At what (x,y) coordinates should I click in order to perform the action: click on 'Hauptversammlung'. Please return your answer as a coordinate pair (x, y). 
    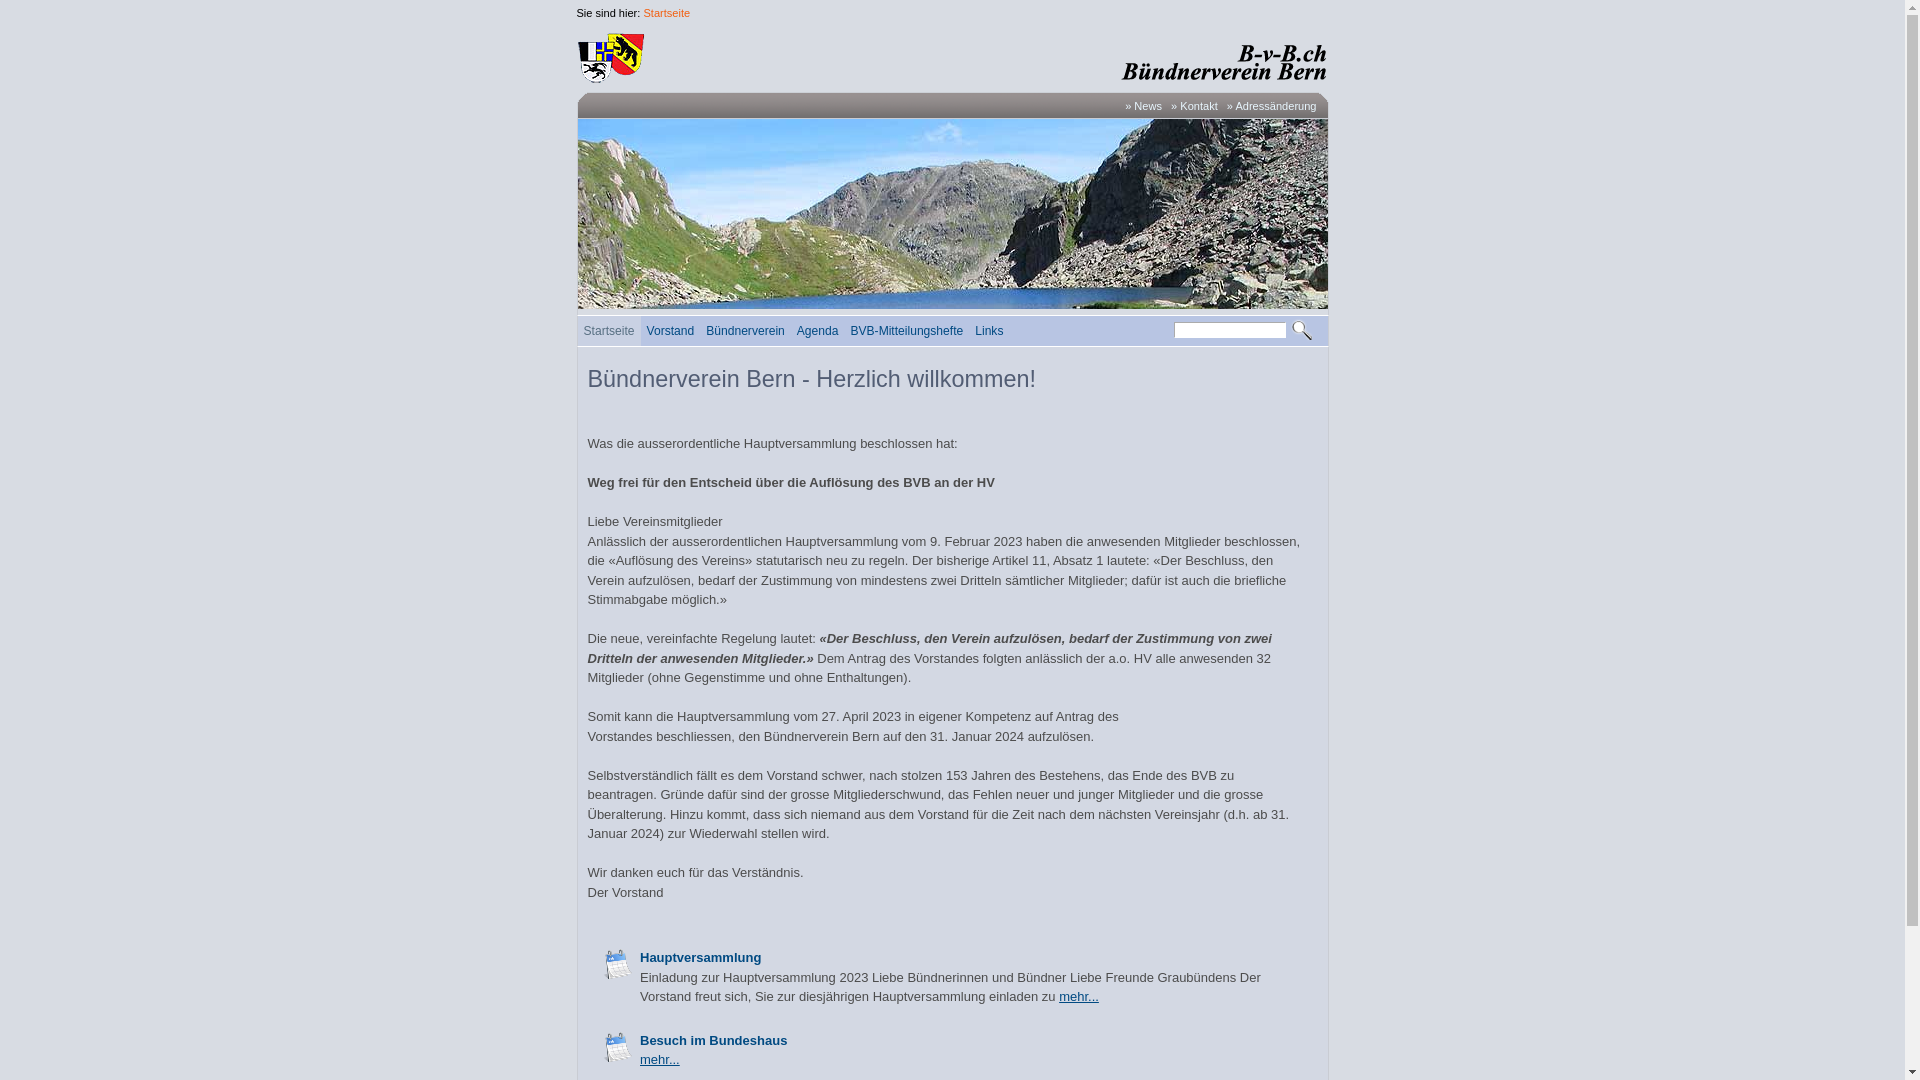
    Looking at the image, I should click on (617, 963).